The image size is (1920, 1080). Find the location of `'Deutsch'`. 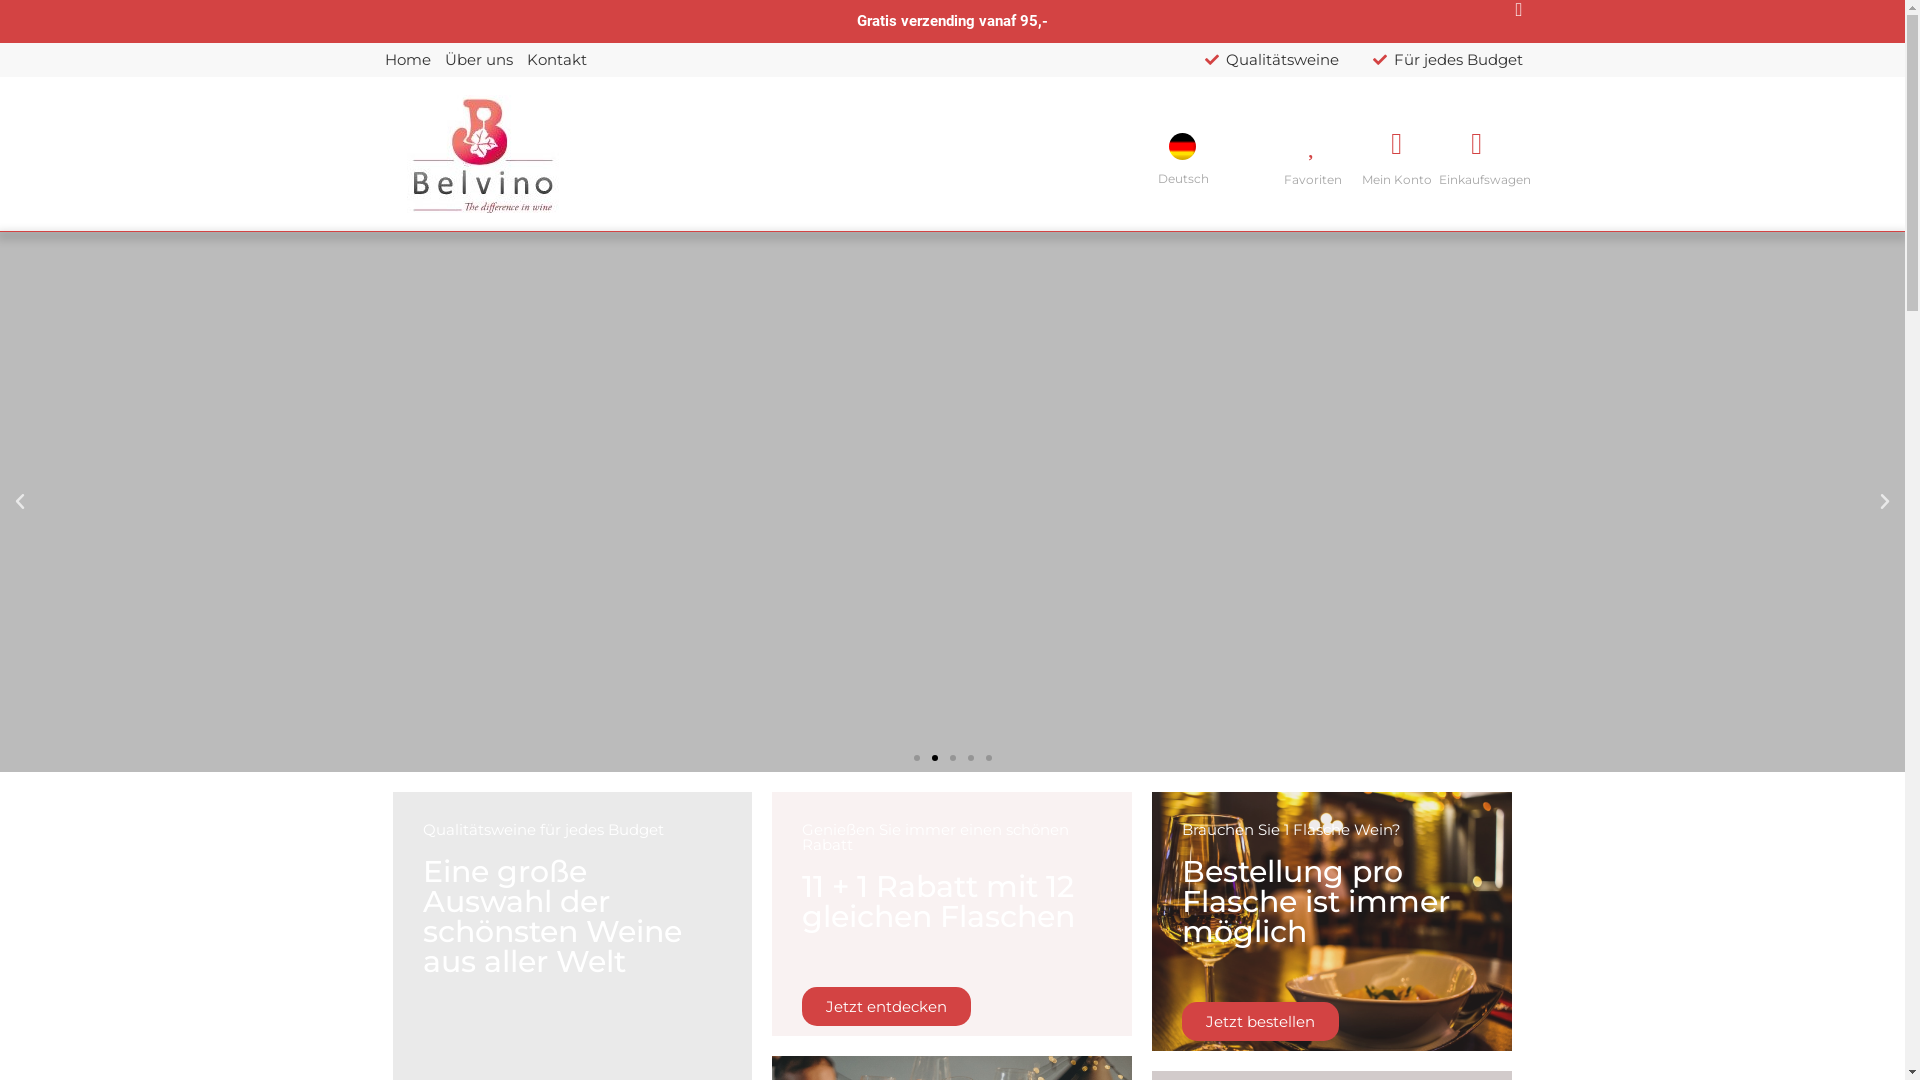

'Deutsch' is located at coordinates (1188, 153).